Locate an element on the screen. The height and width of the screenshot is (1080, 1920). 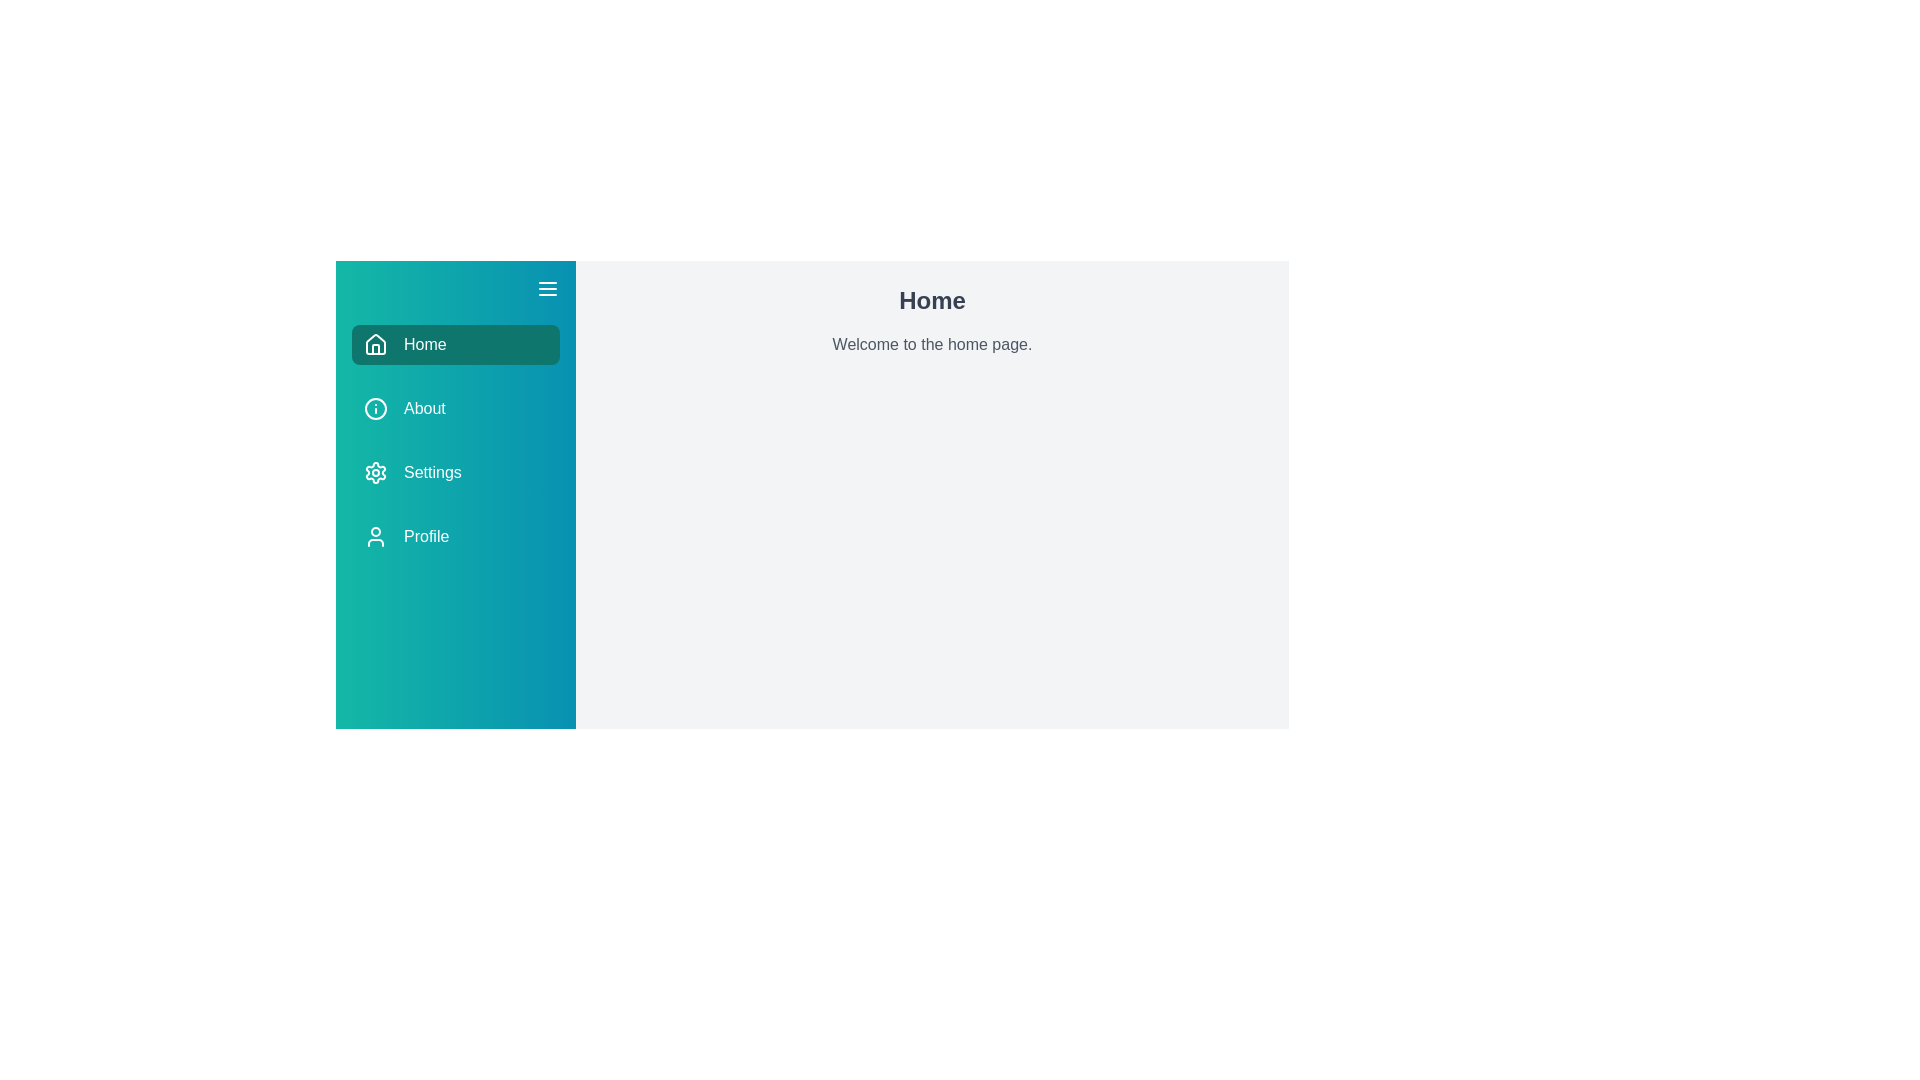
the menu item Settings to trigger its hover effect is located at coordinates (455, 473).